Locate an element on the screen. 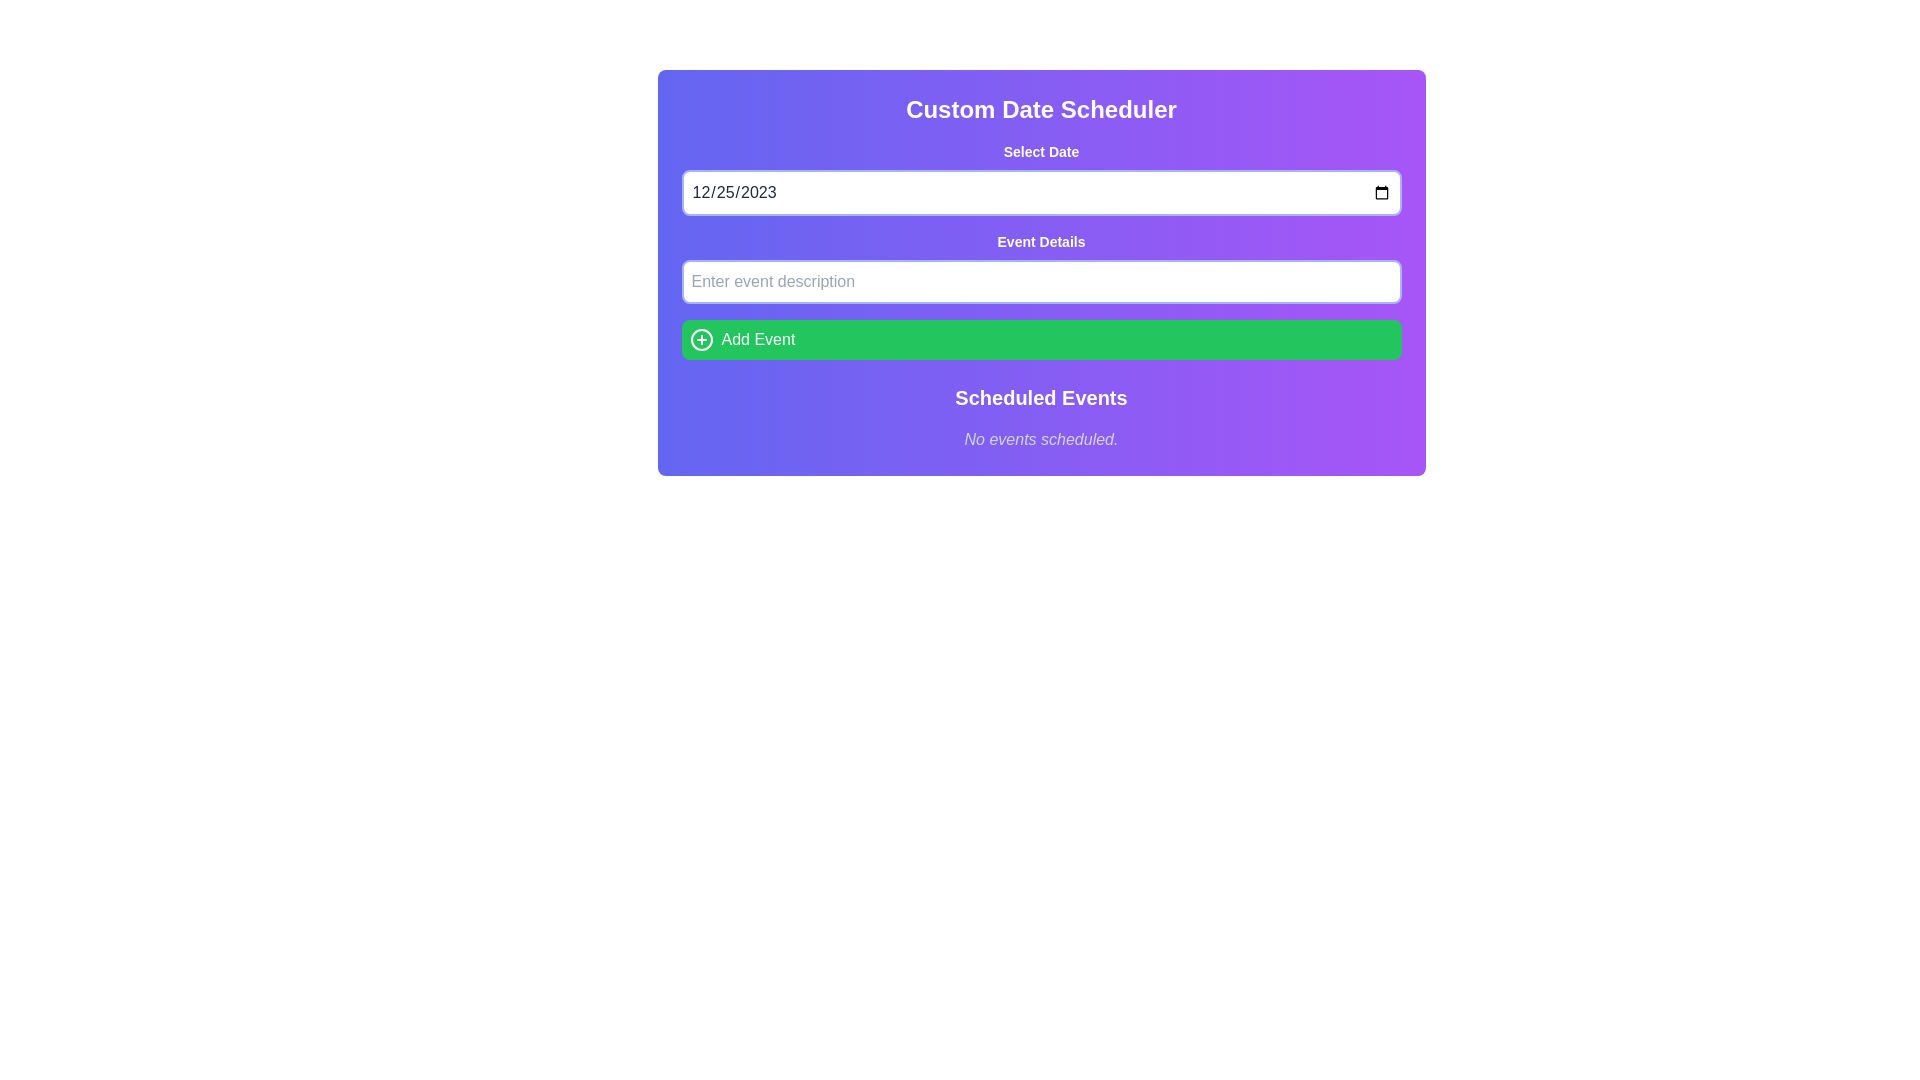 The image size is (1920, 1080). the date input field labeled 'Select Date' in the 'Custom Date Scheduler' section by pressing Tab or Shift+Tab is located at coordinates (1040, 177).